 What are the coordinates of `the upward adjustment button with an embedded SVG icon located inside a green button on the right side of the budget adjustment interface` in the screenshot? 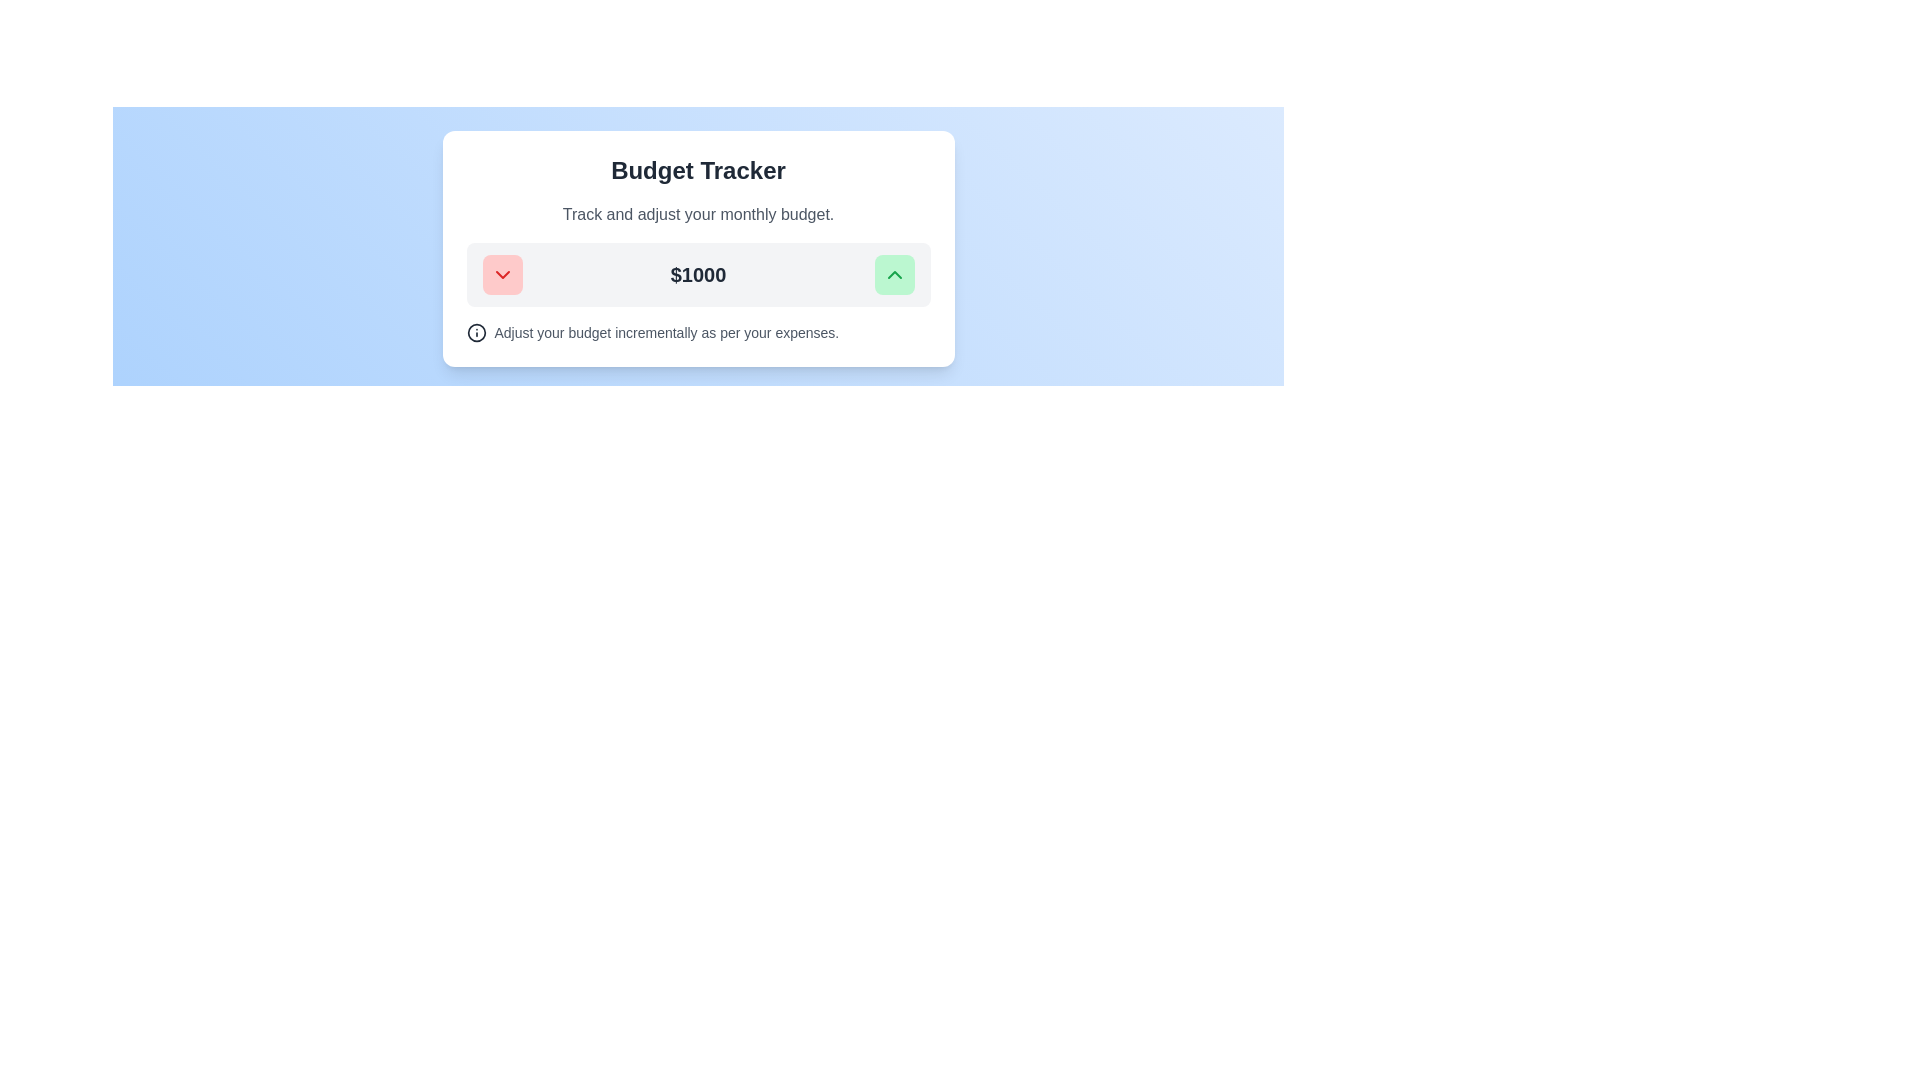 It's located at (893, 274).